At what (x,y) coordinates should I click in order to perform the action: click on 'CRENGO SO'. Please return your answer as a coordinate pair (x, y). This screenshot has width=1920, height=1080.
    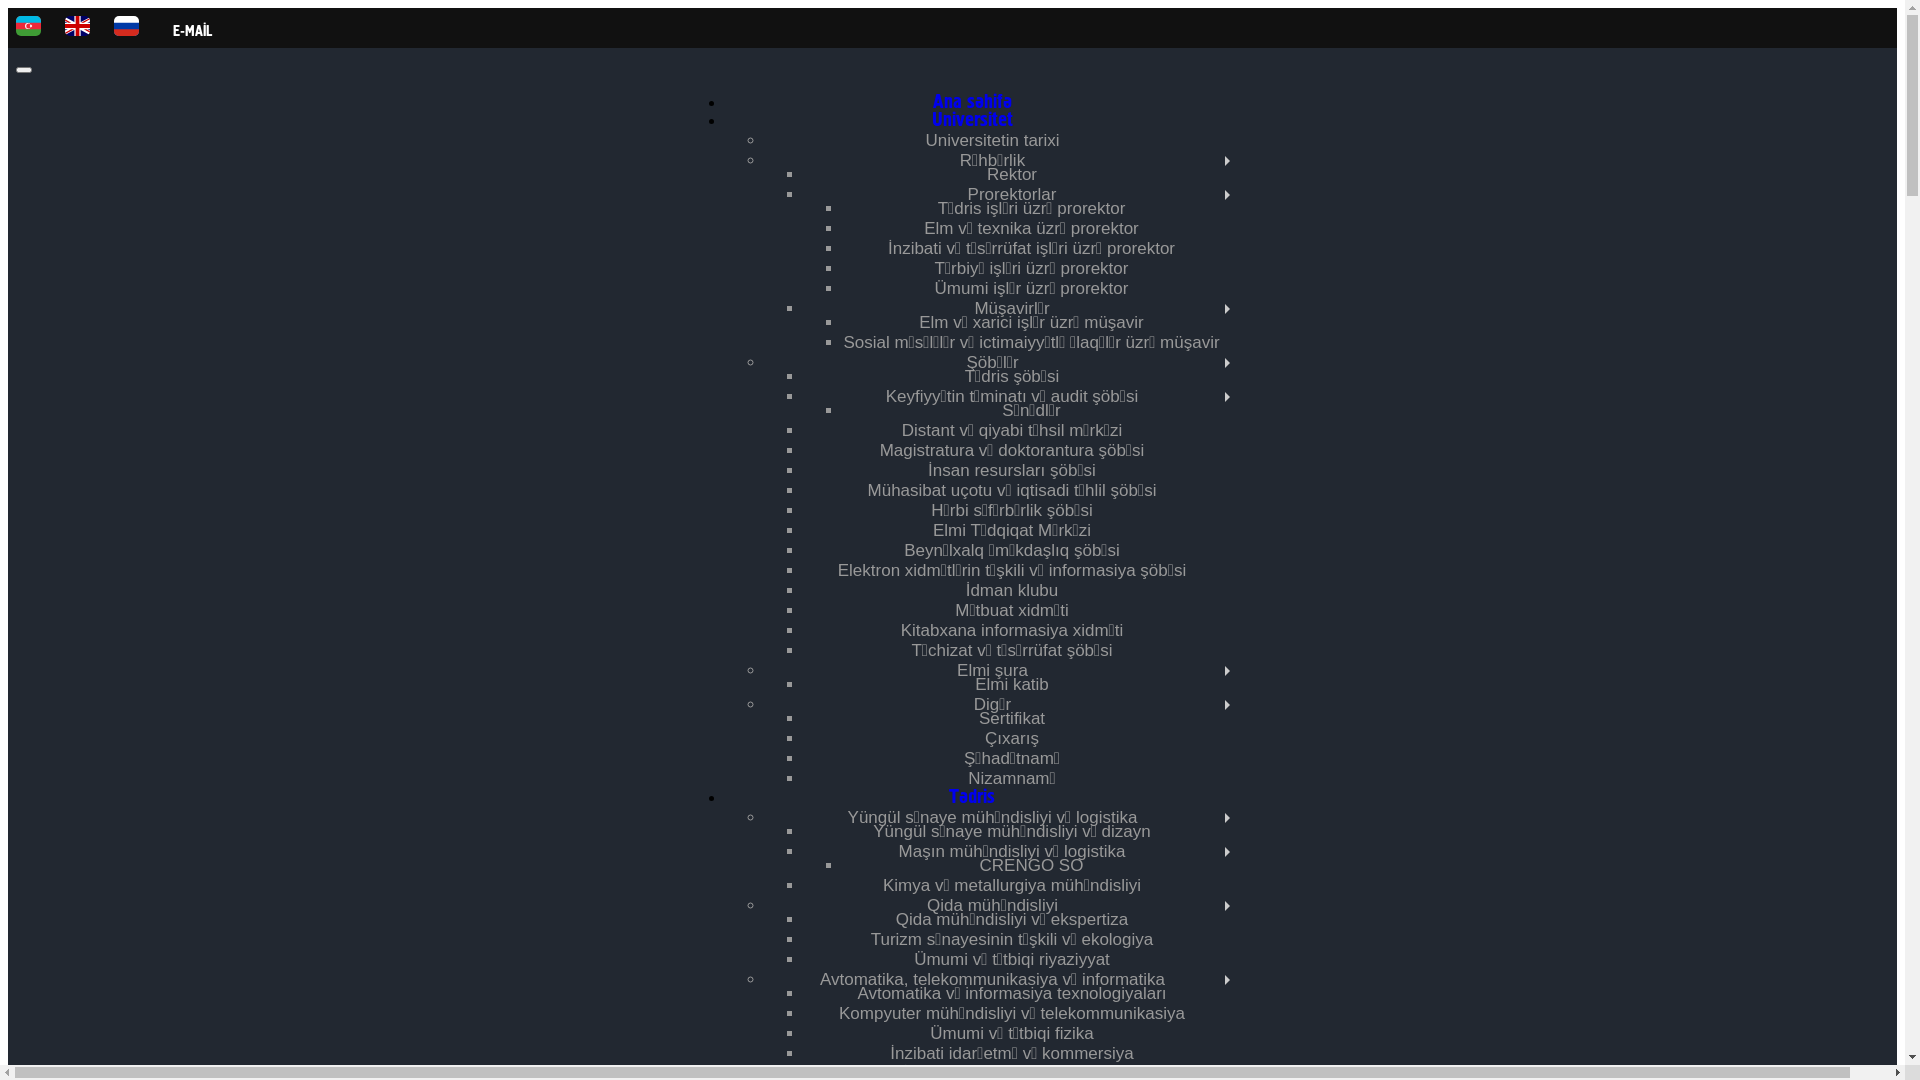
    Looking at the image, I should click on (1032, 864).